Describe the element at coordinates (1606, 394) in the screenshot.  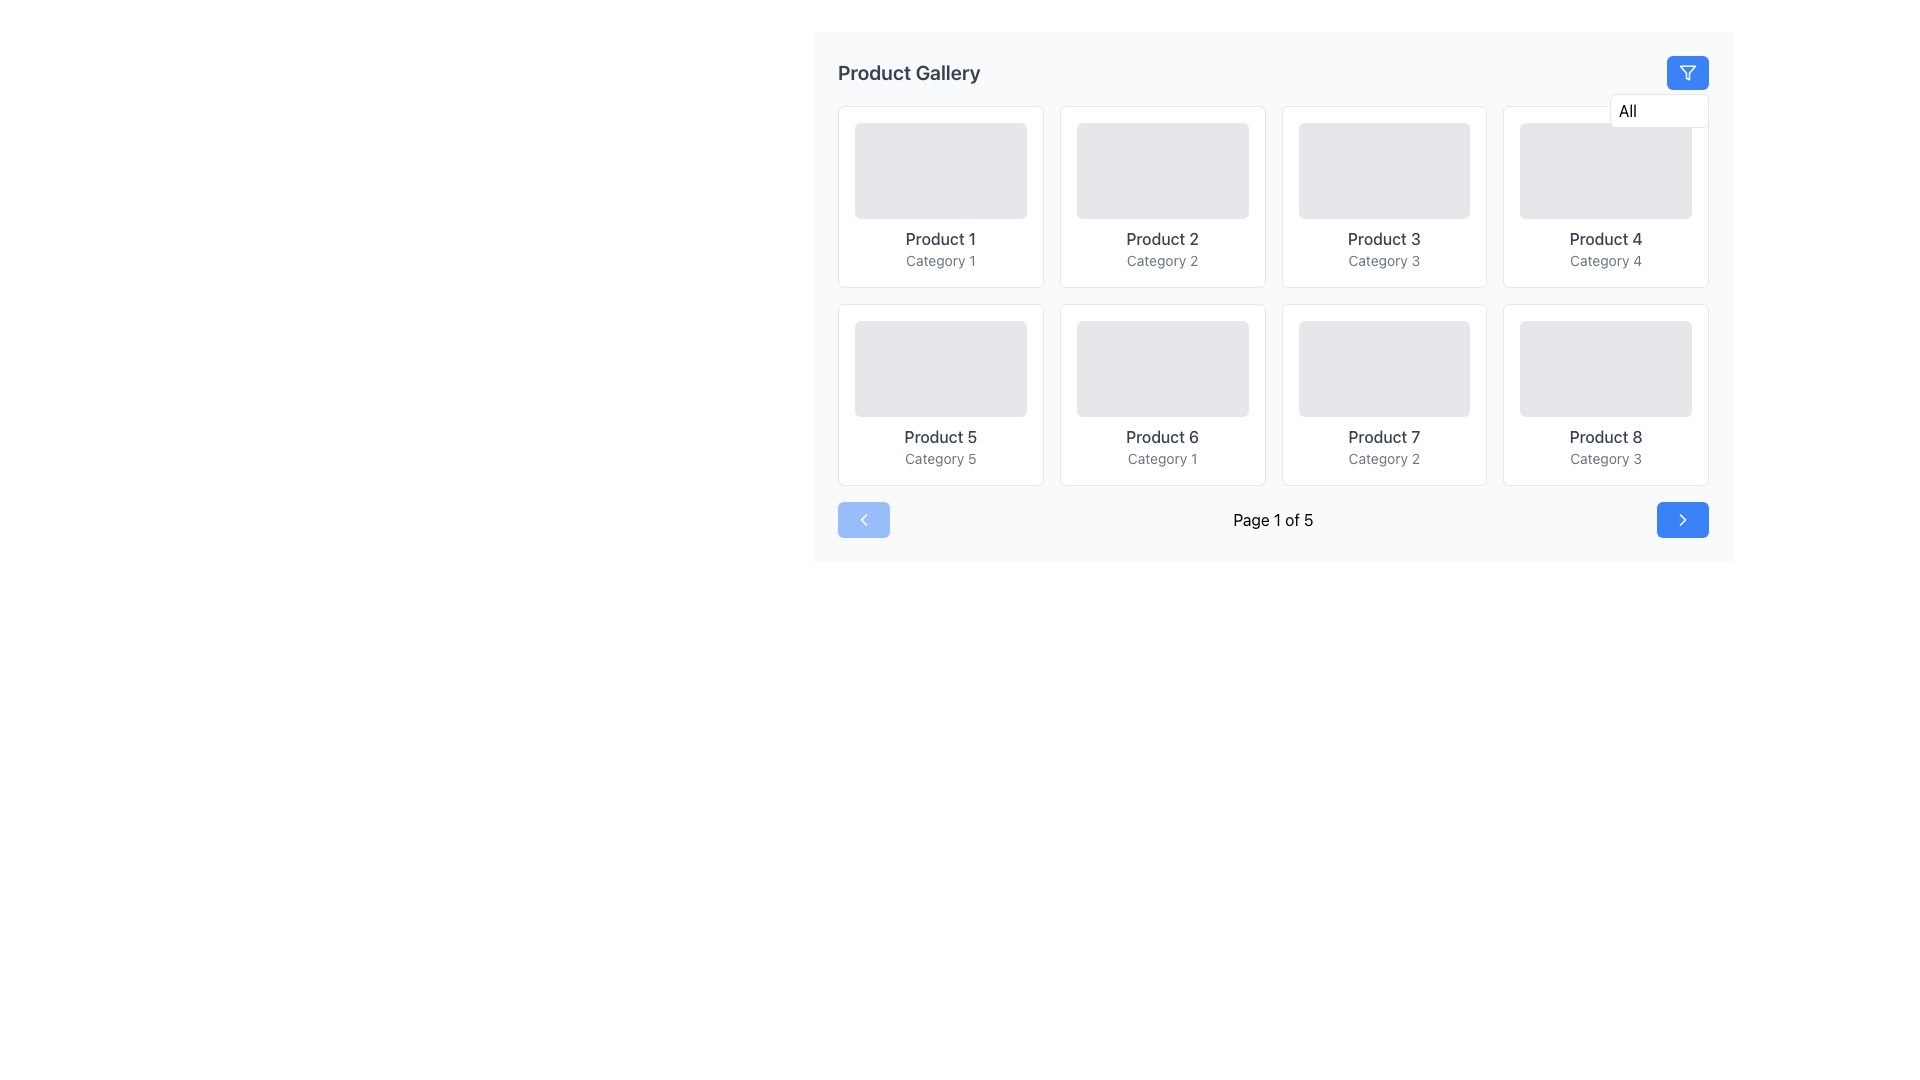
I see `the item display card located in the second row, fourth column of the product gallery grid` at that location.